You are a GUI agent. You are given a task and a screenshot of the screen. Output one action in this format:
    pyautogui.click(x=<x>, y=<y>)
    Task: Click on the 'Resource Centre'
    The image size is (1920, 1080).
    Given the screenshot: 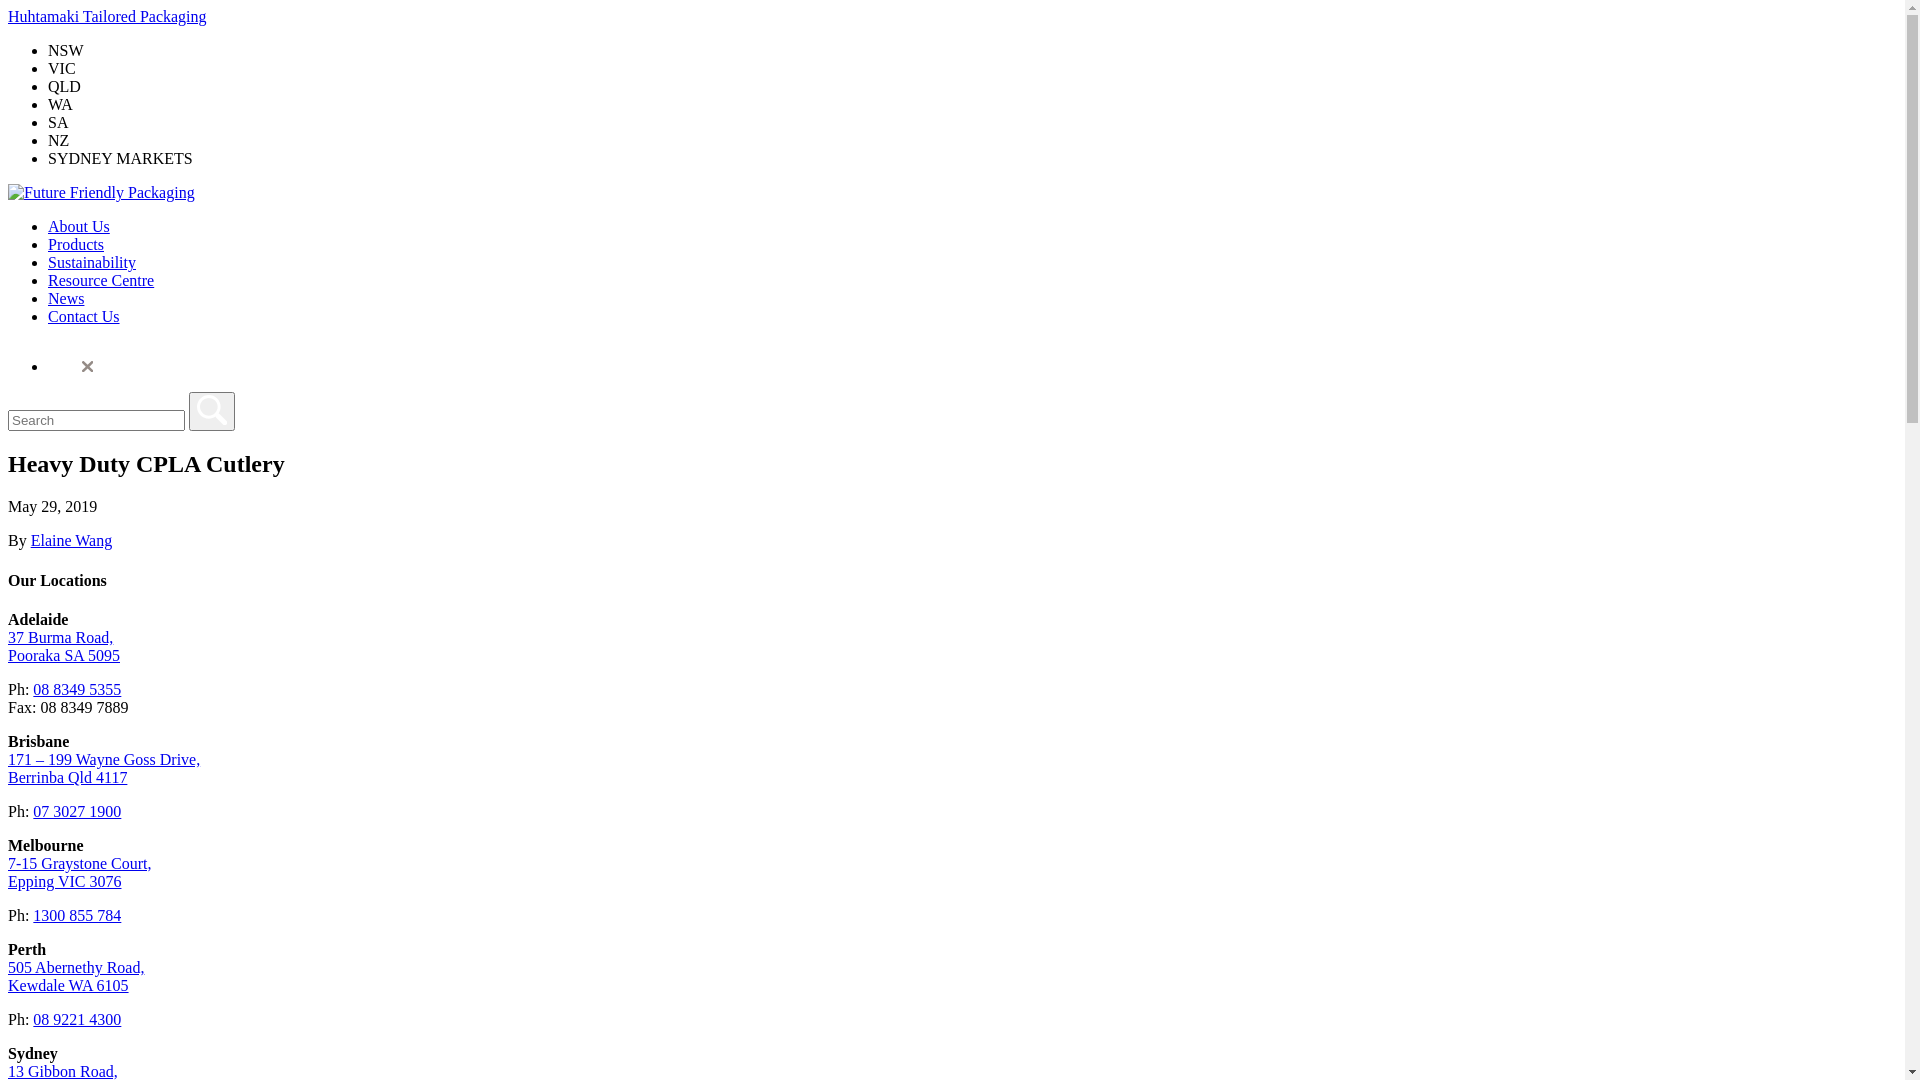 What is the action you would take?
    pyautogui.click(x=99, y=280)
    